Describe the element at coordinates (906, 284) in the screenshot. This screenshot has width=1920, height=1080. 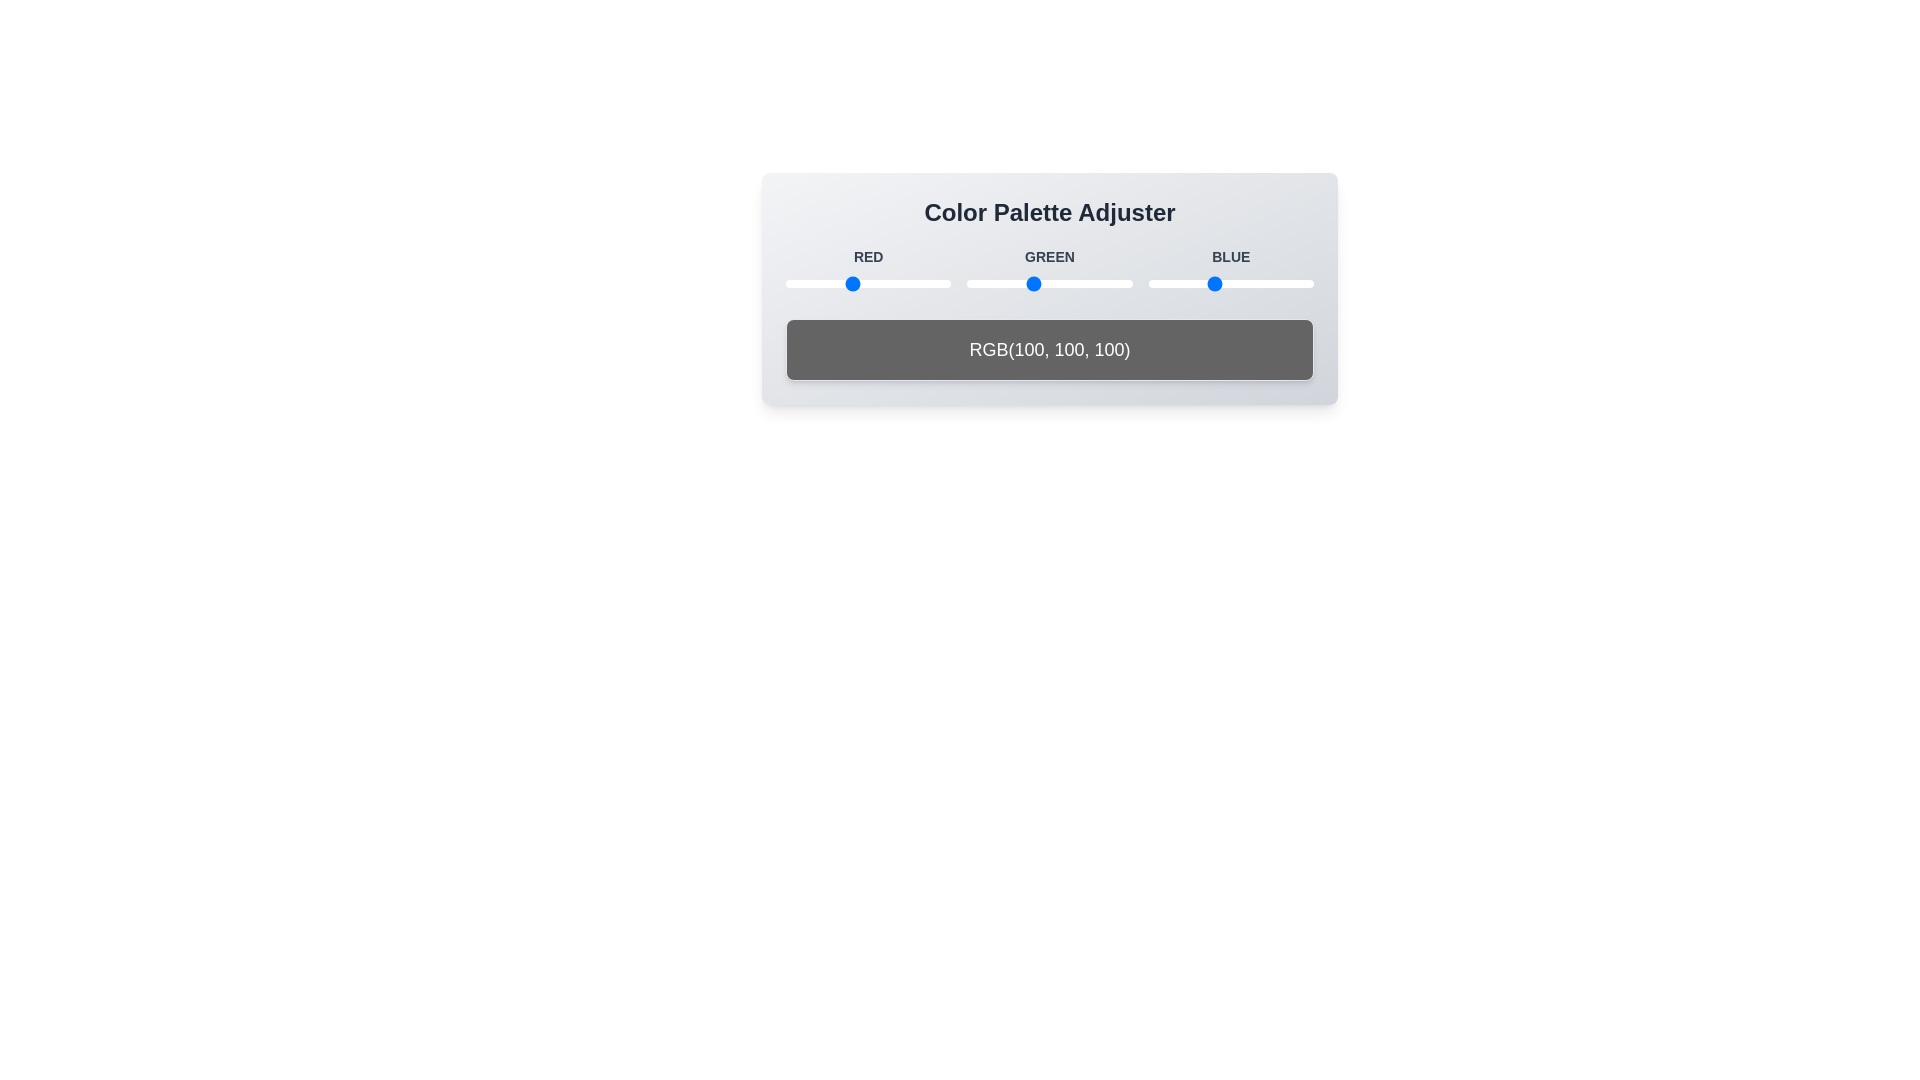
I see `the red color slider to 188` at that location.